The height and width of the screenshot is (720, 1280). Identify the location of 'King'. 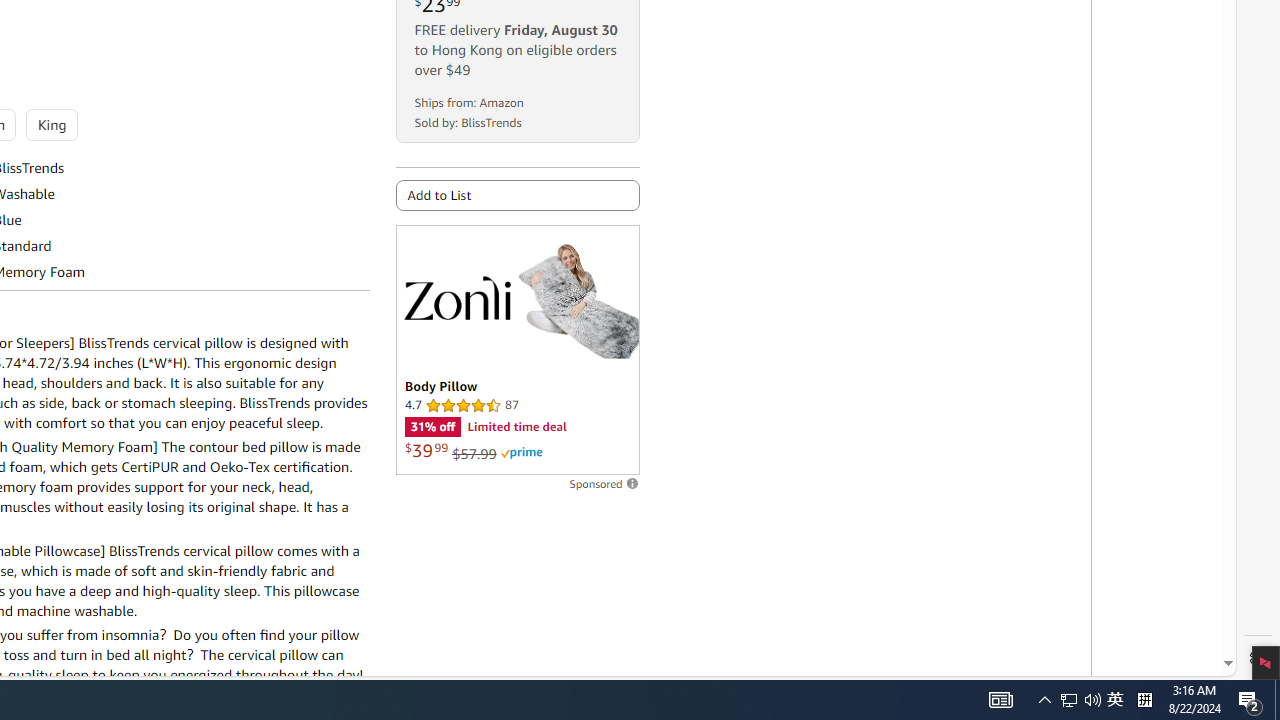
(51, 124).